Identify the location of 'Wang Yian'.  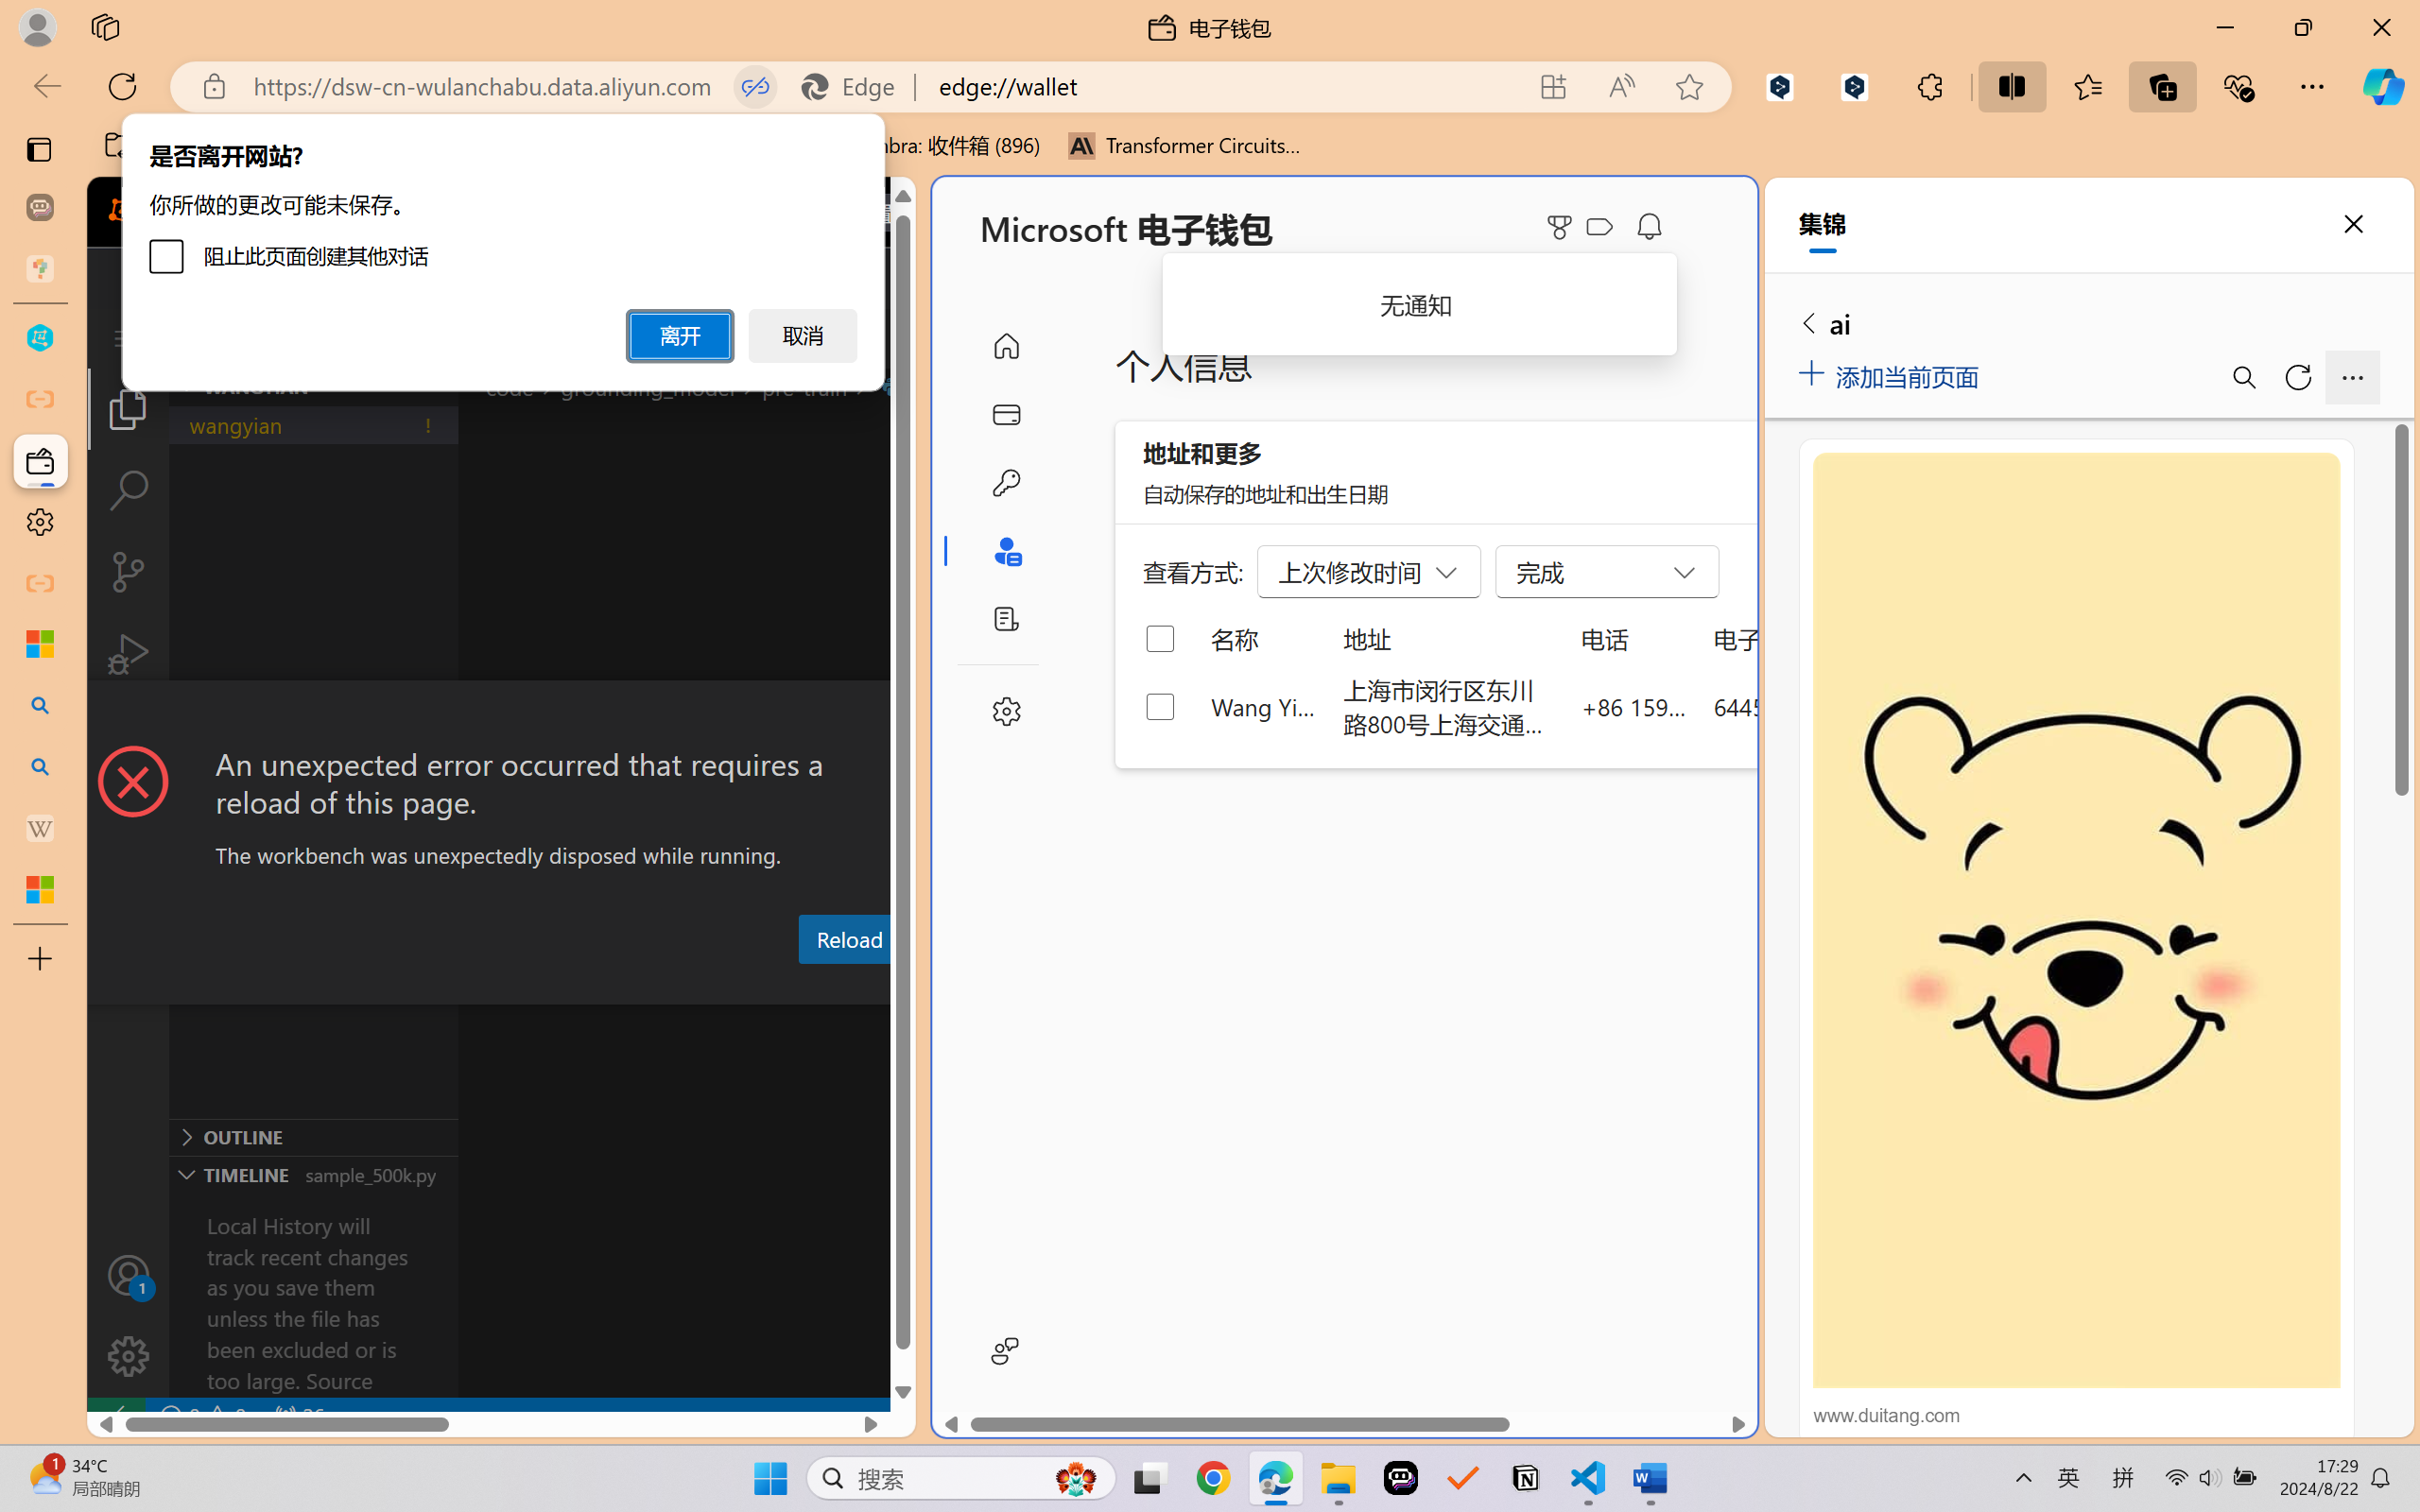
(1263, 705).